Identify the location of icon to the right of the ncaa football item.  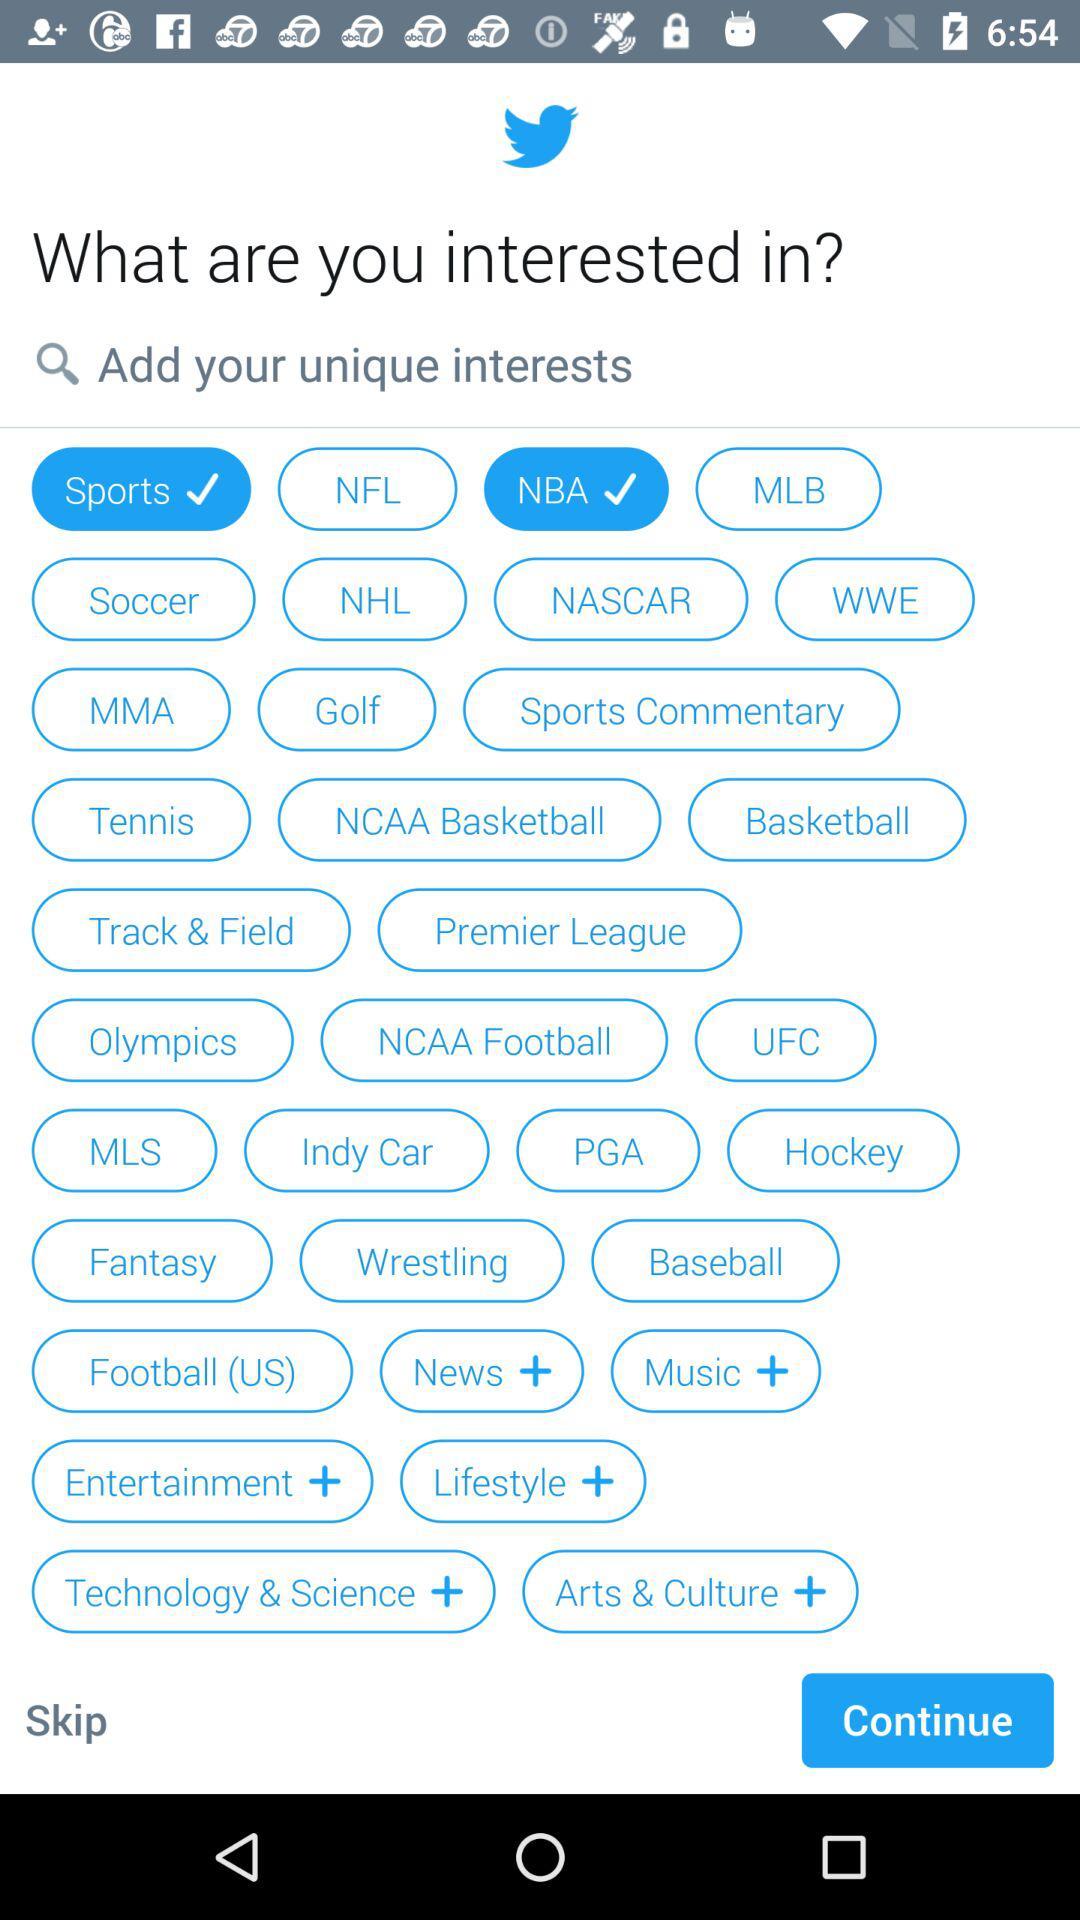
(784, 1040).